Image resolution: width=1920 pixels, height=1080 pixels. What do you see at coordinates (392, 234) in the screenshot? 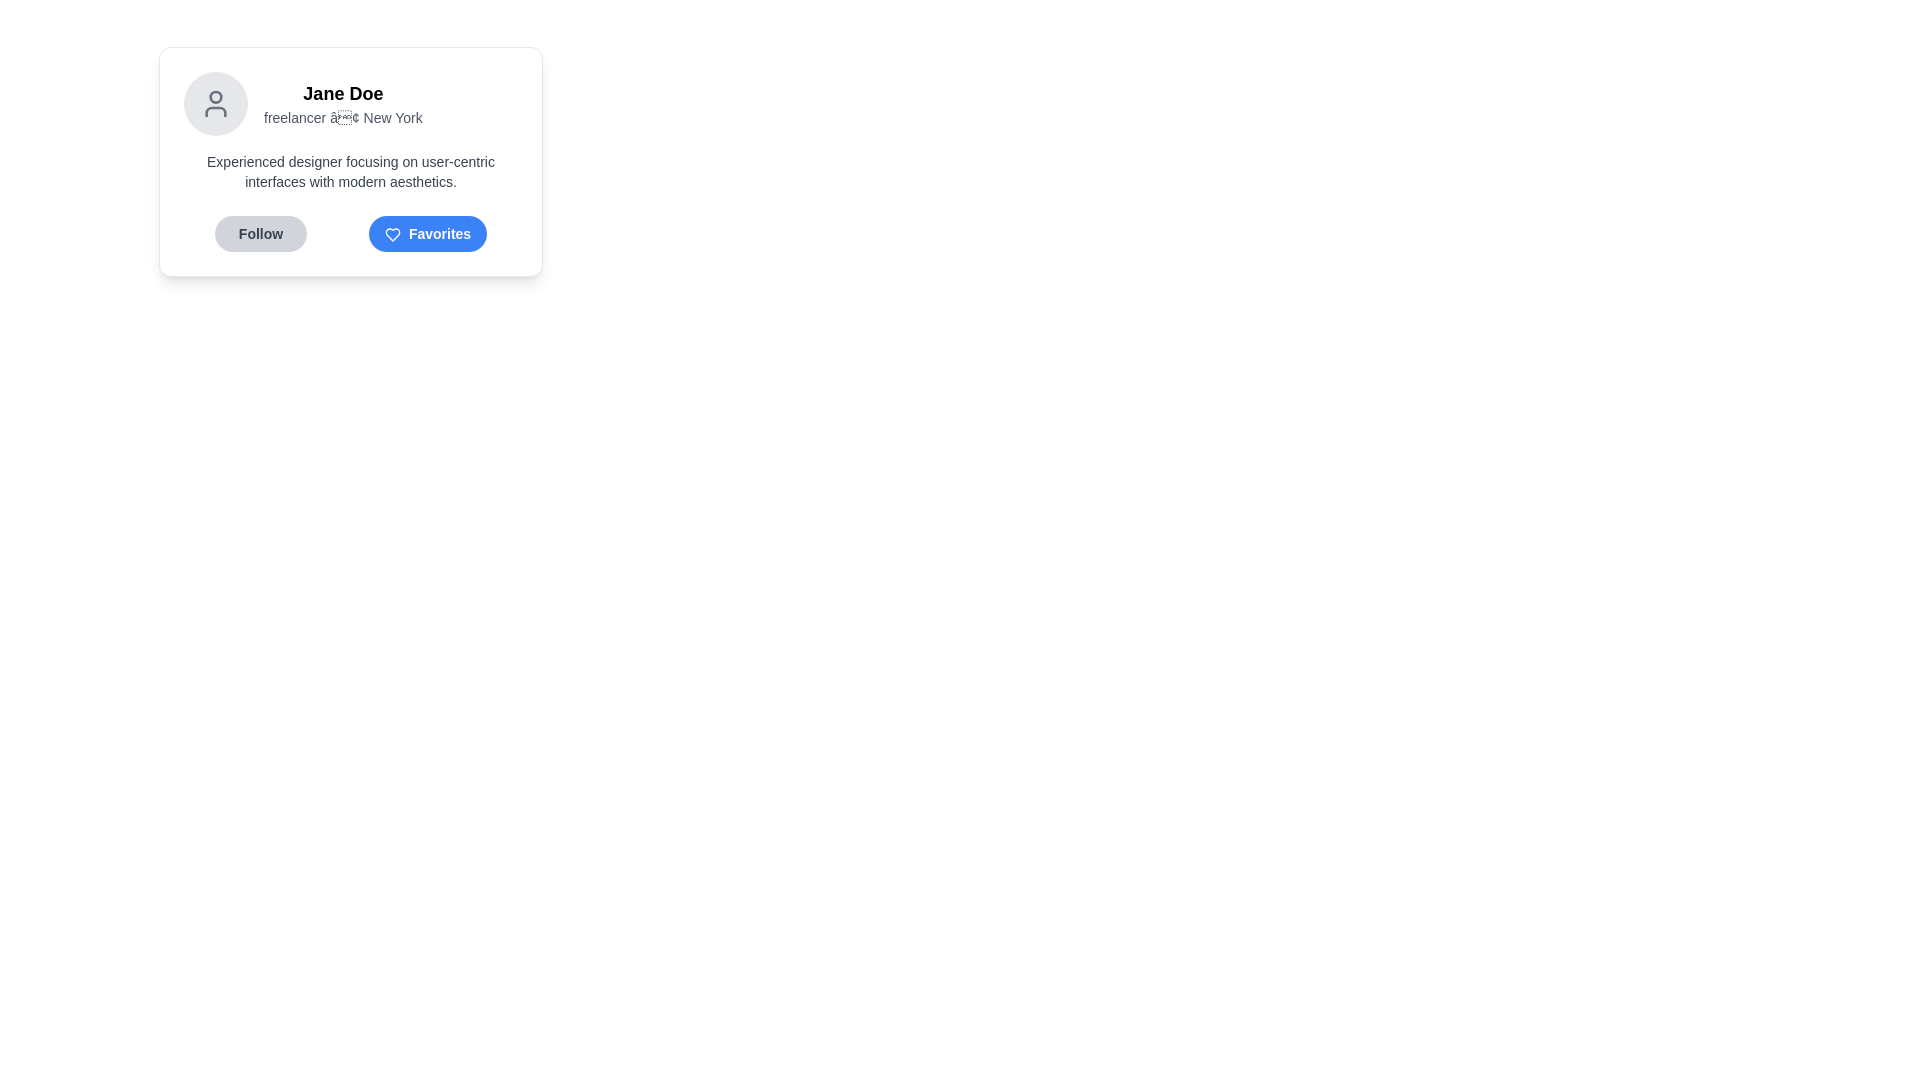
I see `the heart-shaped icon with a blue outline, located to the left of the 'Favorites' text, as a visual cue` at bounding box center [392, 234].